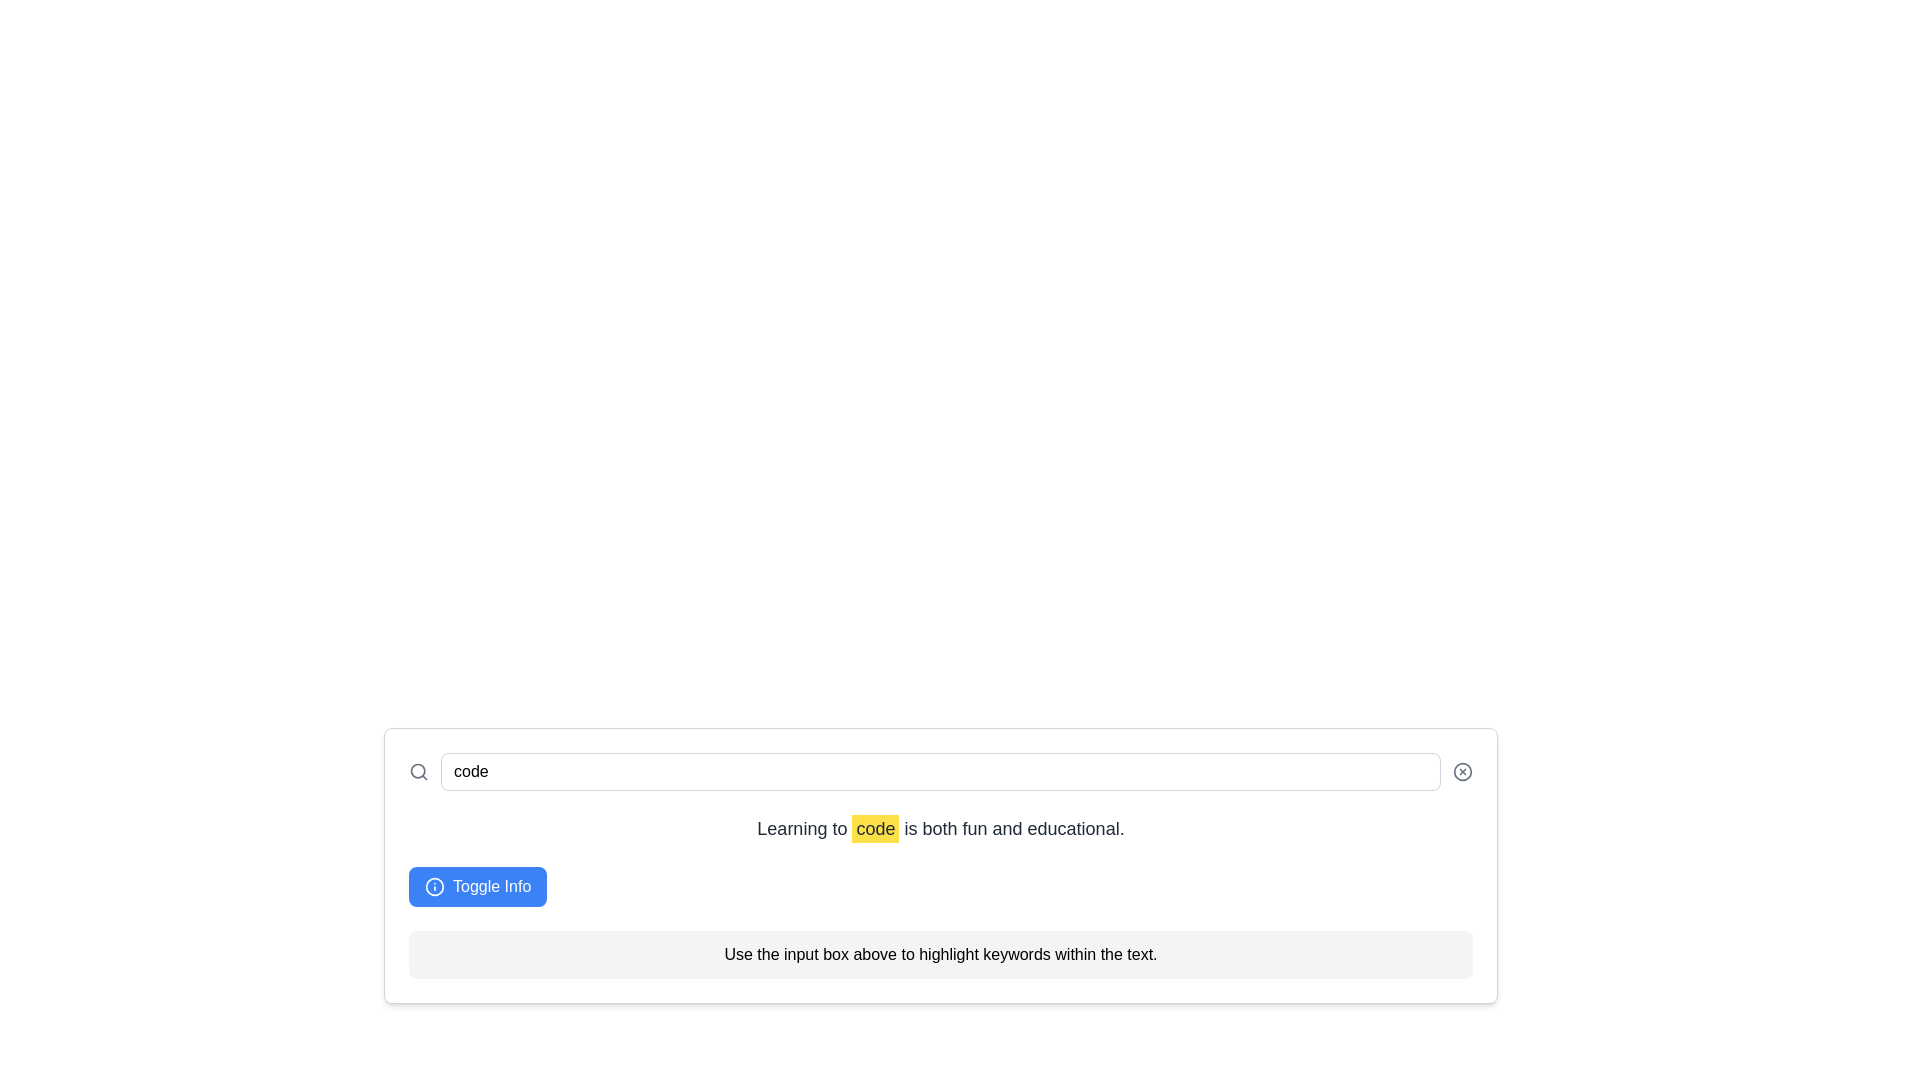 The image size is (1920, 1080). I want to click on the circular part of the search icon, so click(417, 770).